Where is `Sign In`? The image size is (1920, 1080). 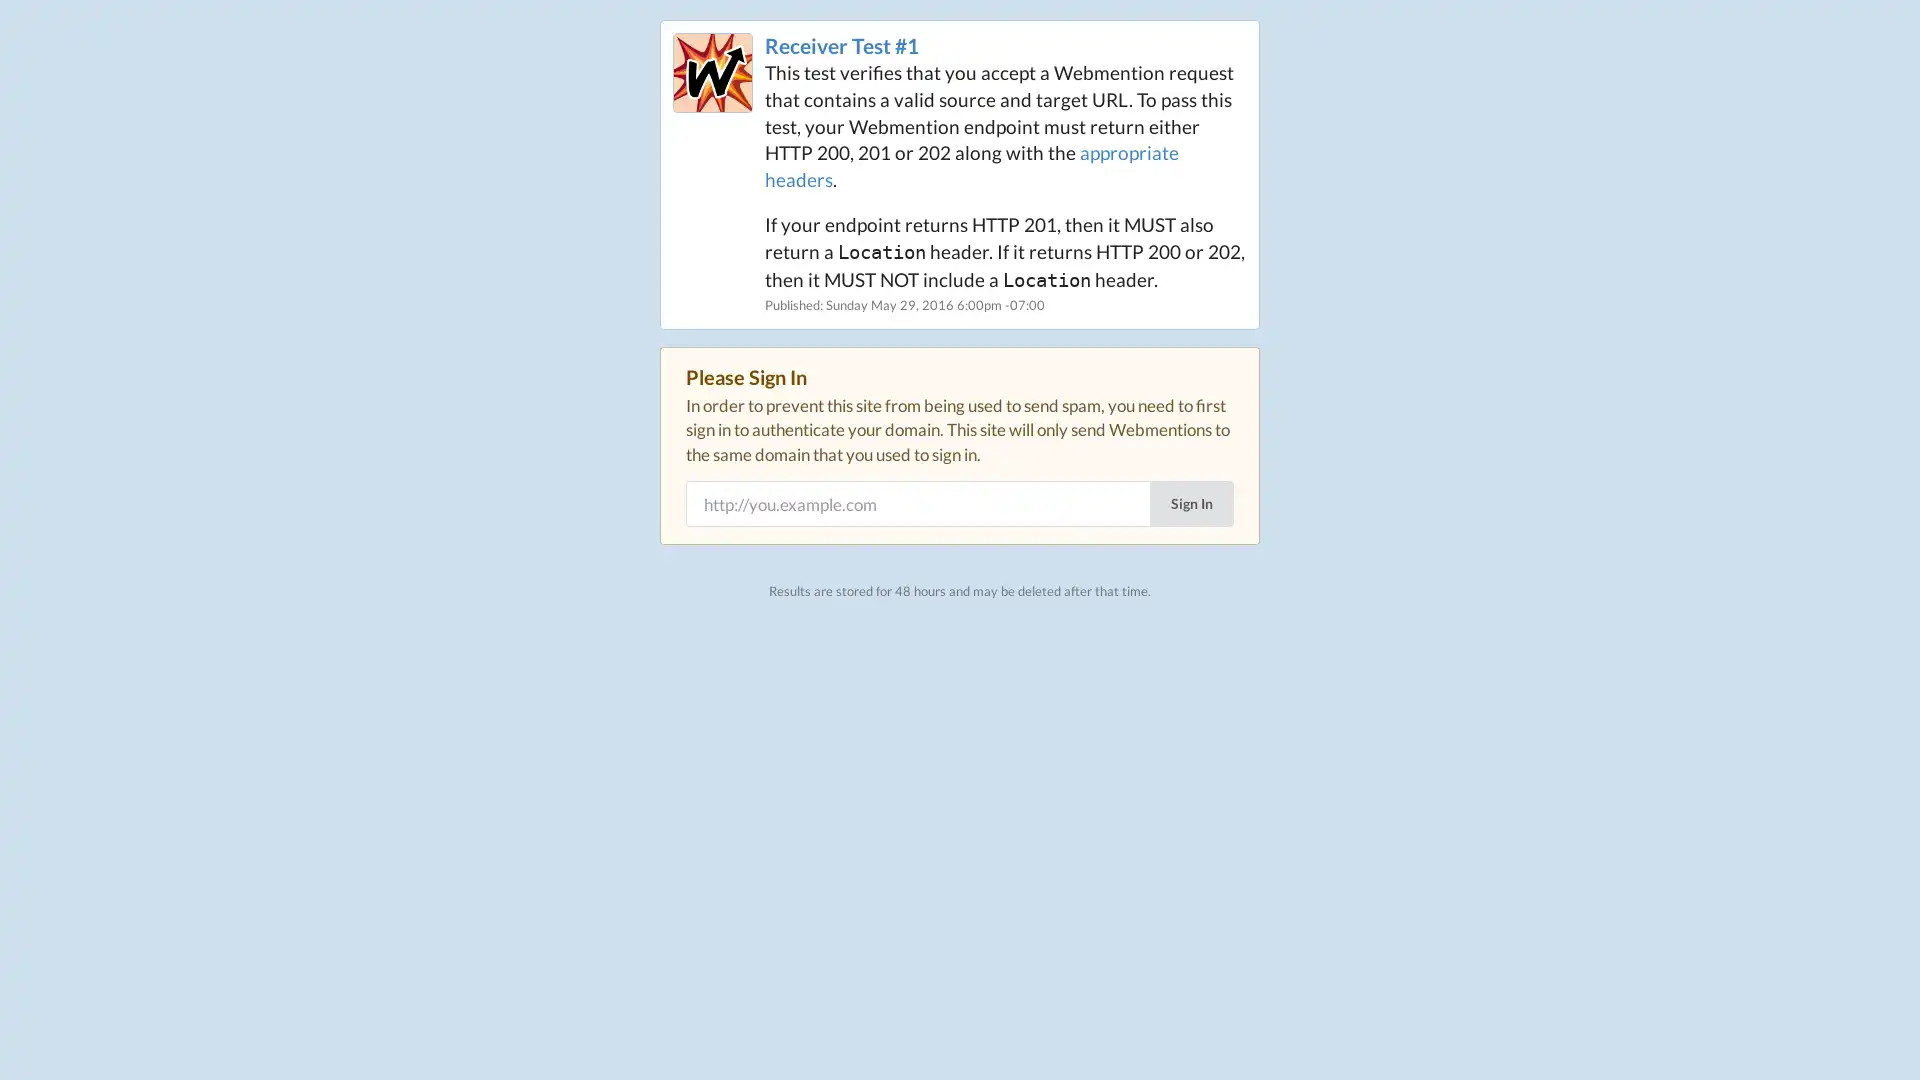
Sign In is located at coordinates (1191, 502).